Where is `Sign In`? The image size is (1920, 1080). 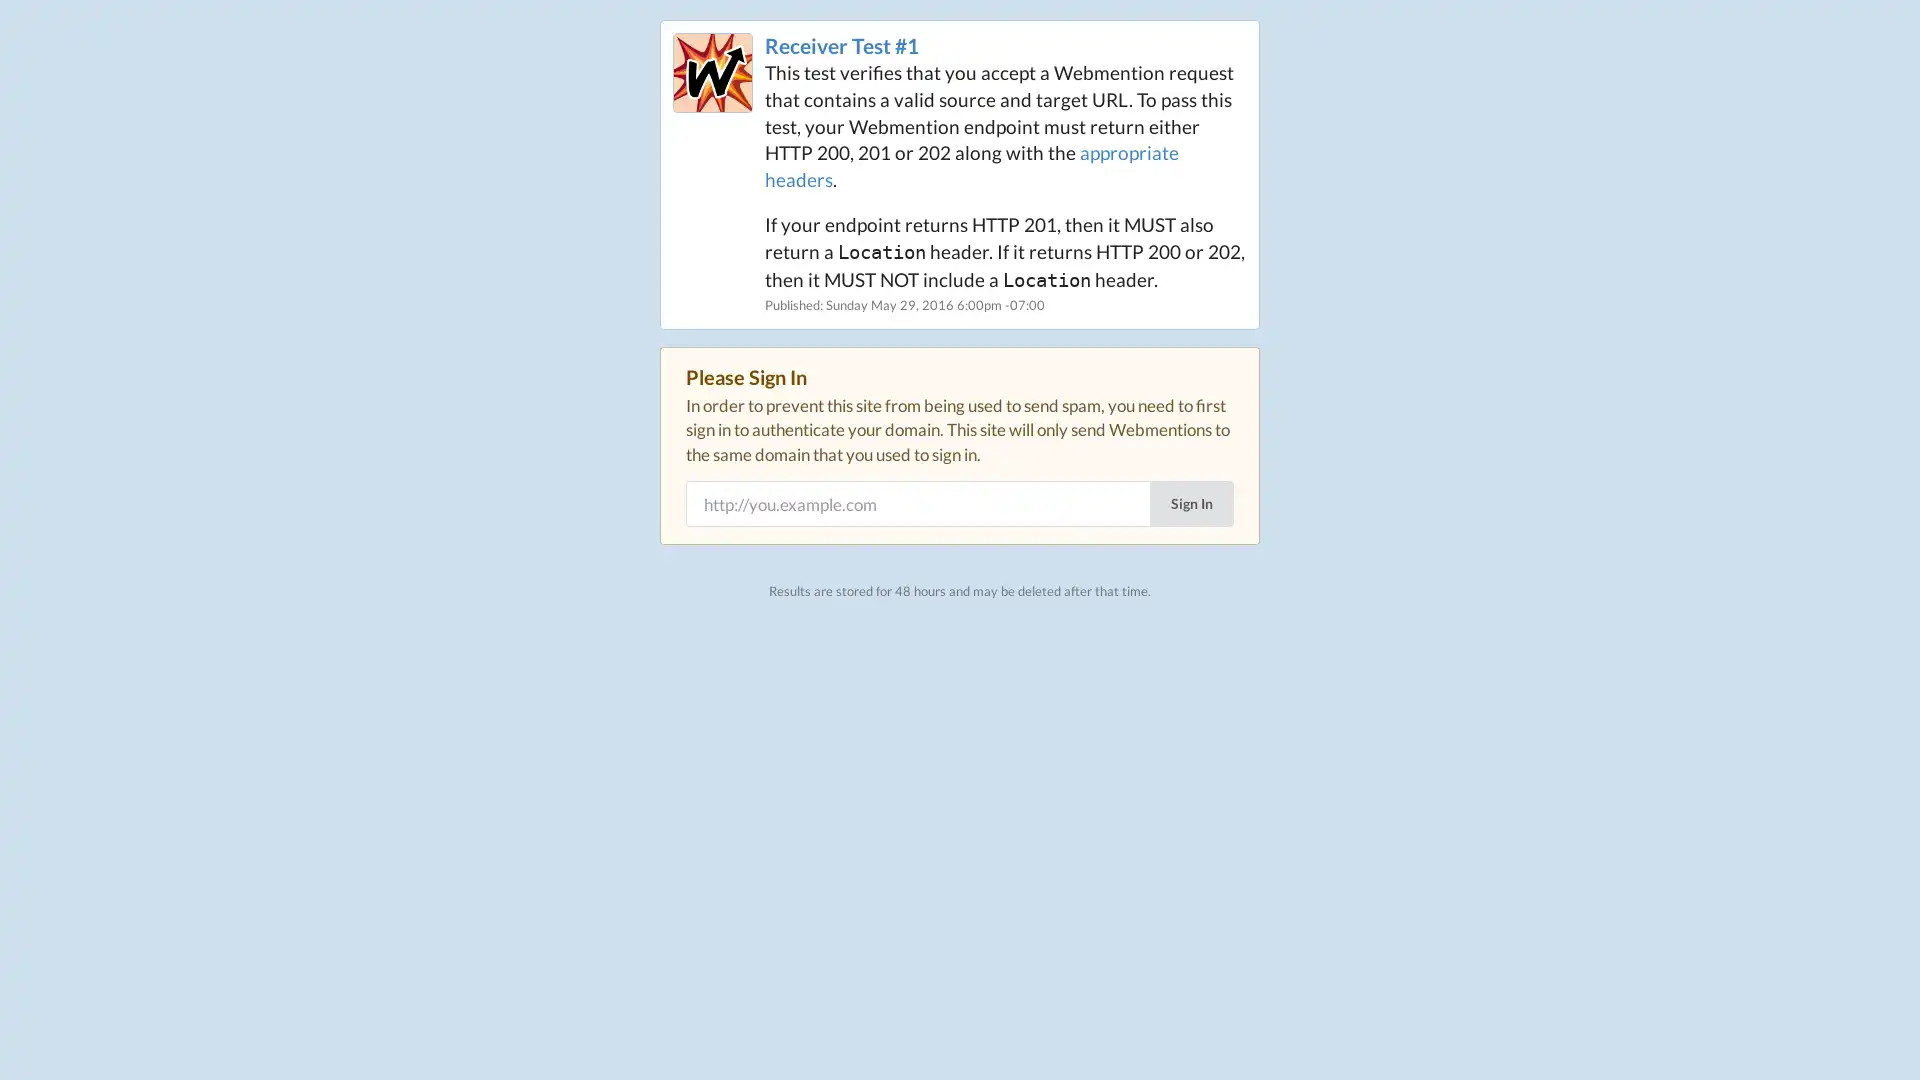
Sign In is located at coordinates (1191, 502).